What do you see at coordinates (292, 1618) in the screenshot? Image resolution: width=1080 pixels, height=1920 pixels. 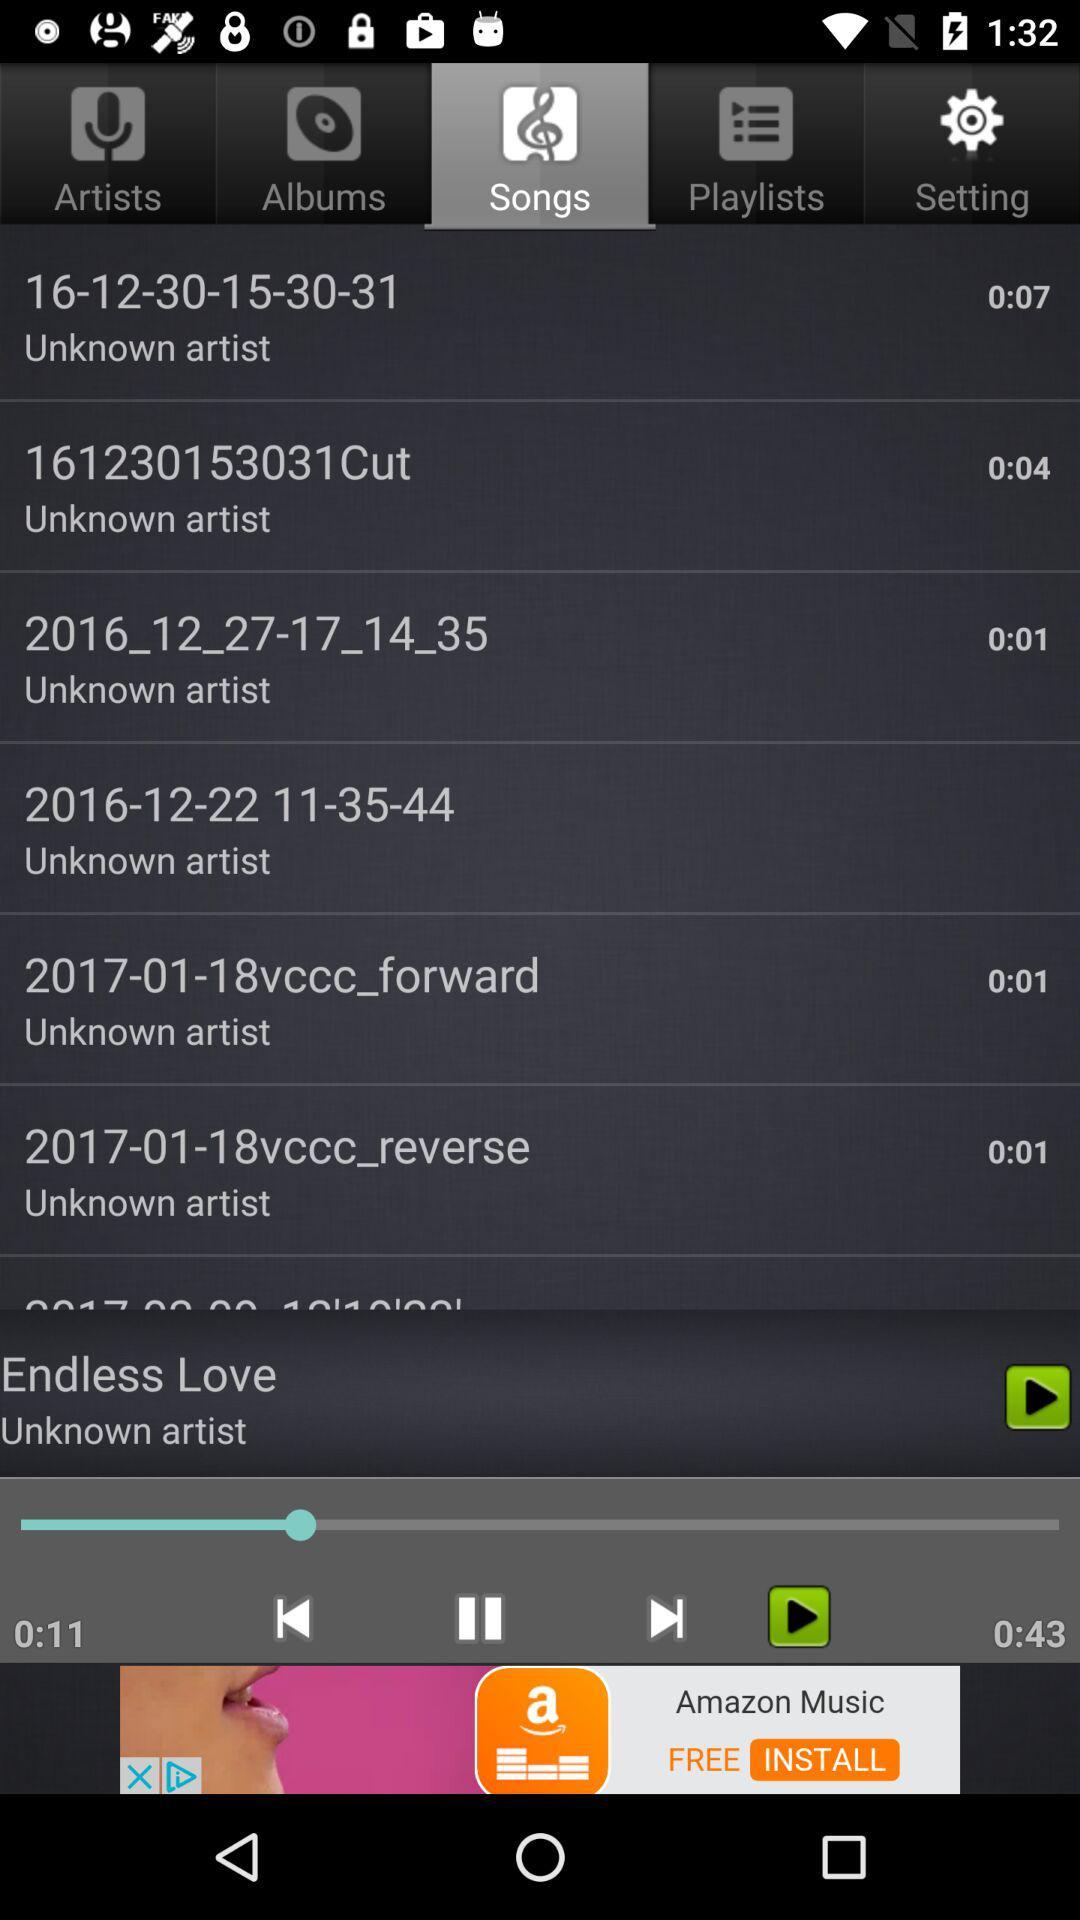 I see `the skip_previous icon` at bounding box center [292, 1618].